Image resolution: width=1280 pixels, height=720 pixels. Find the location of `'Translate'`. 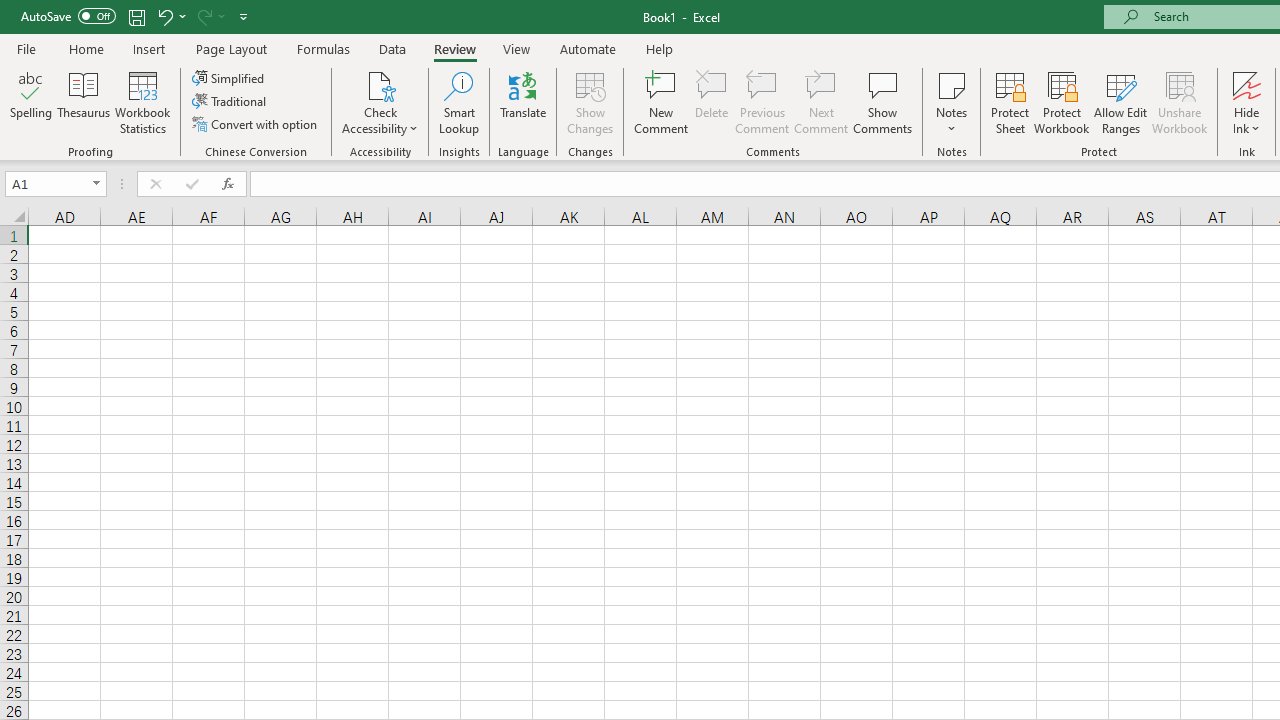

'Translate' is located at coordinates (523, 103).